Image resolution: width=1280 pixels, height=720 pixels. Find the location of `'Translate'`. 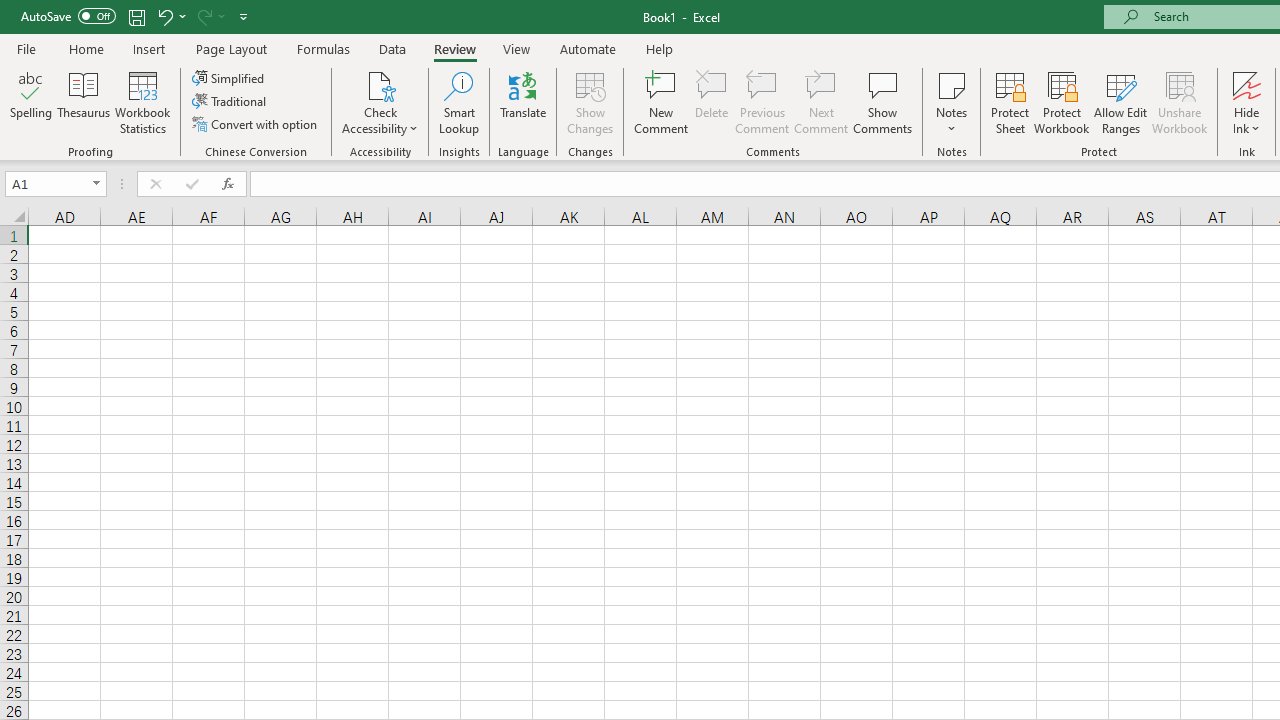

'Translate' is located at coordinates (523, 103).